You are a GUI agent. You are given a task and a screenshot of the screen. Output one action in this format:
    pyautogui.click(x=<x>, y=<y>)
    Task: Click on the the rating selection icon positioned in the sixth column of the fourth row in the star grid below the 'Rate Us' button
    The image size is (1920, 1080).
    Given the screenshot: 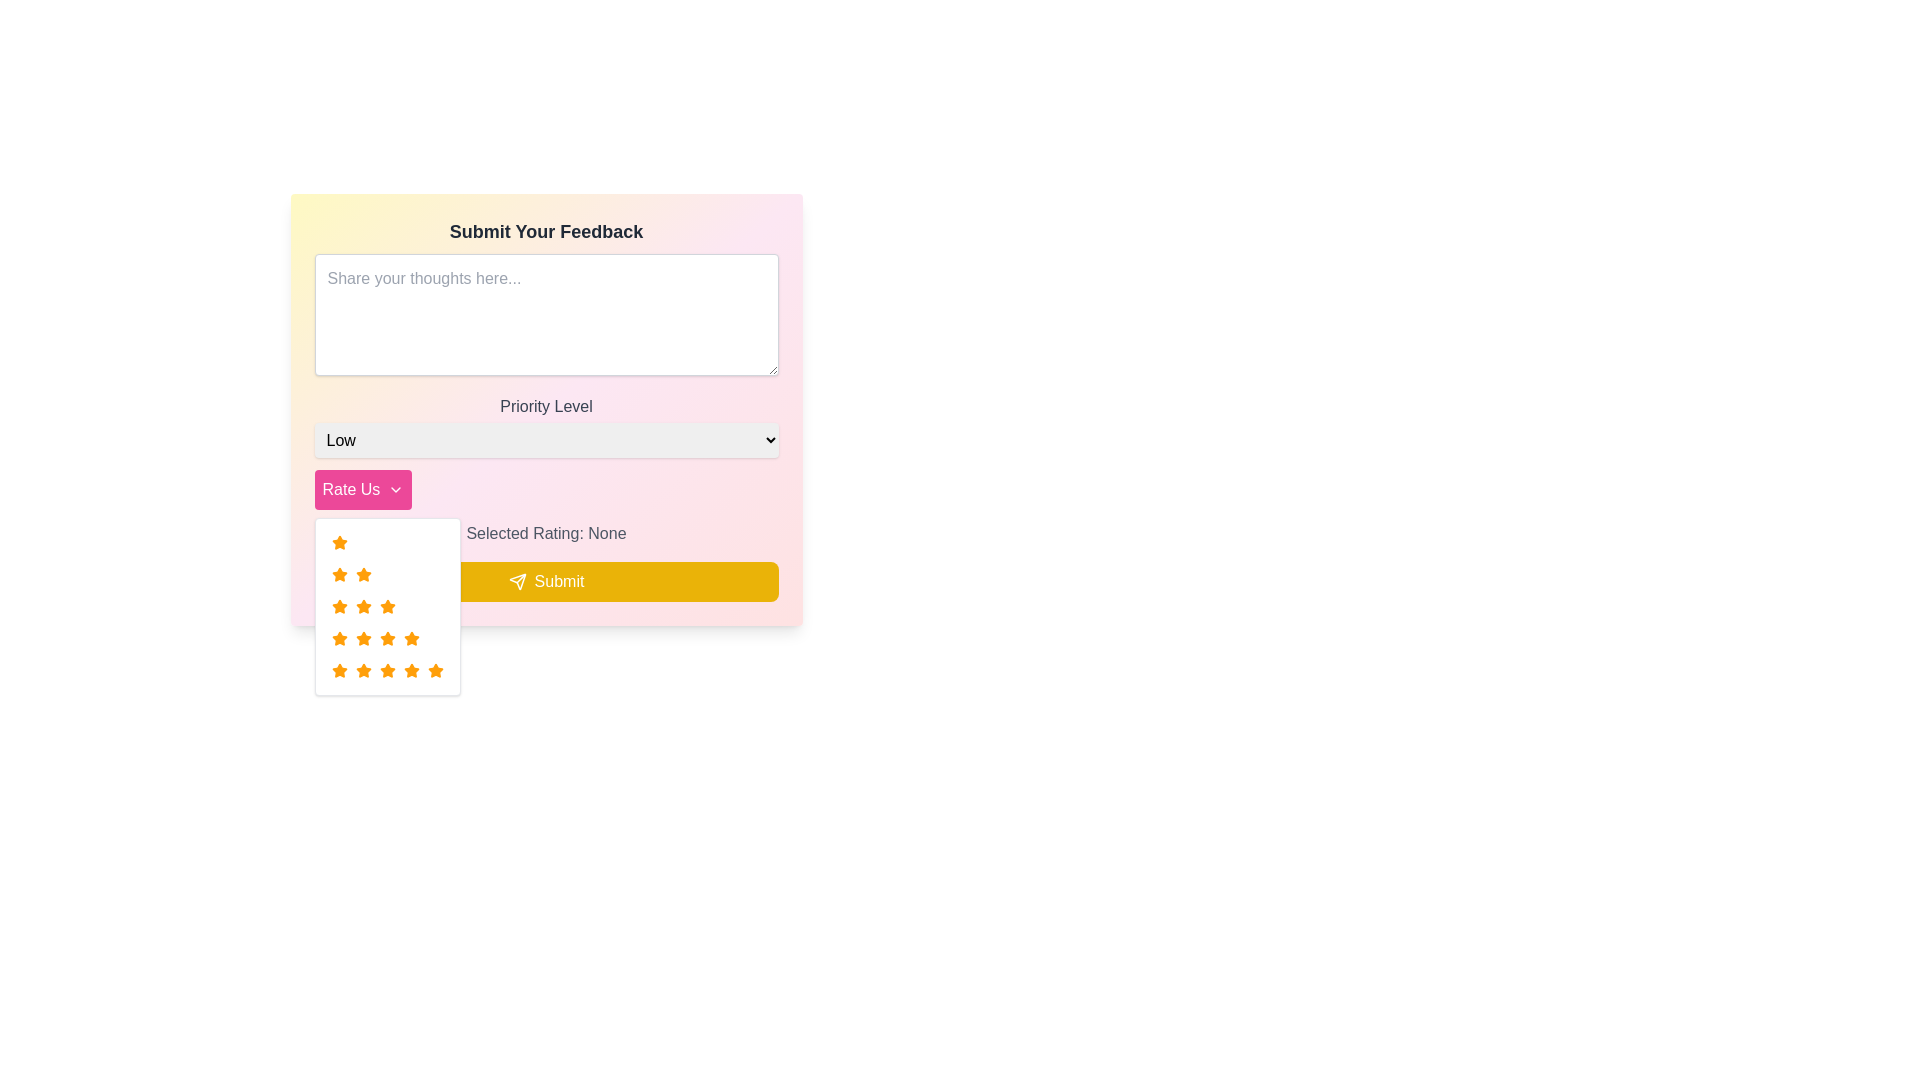 What is the action you would take?
    pyautogui.click(x=410, y=639)
    